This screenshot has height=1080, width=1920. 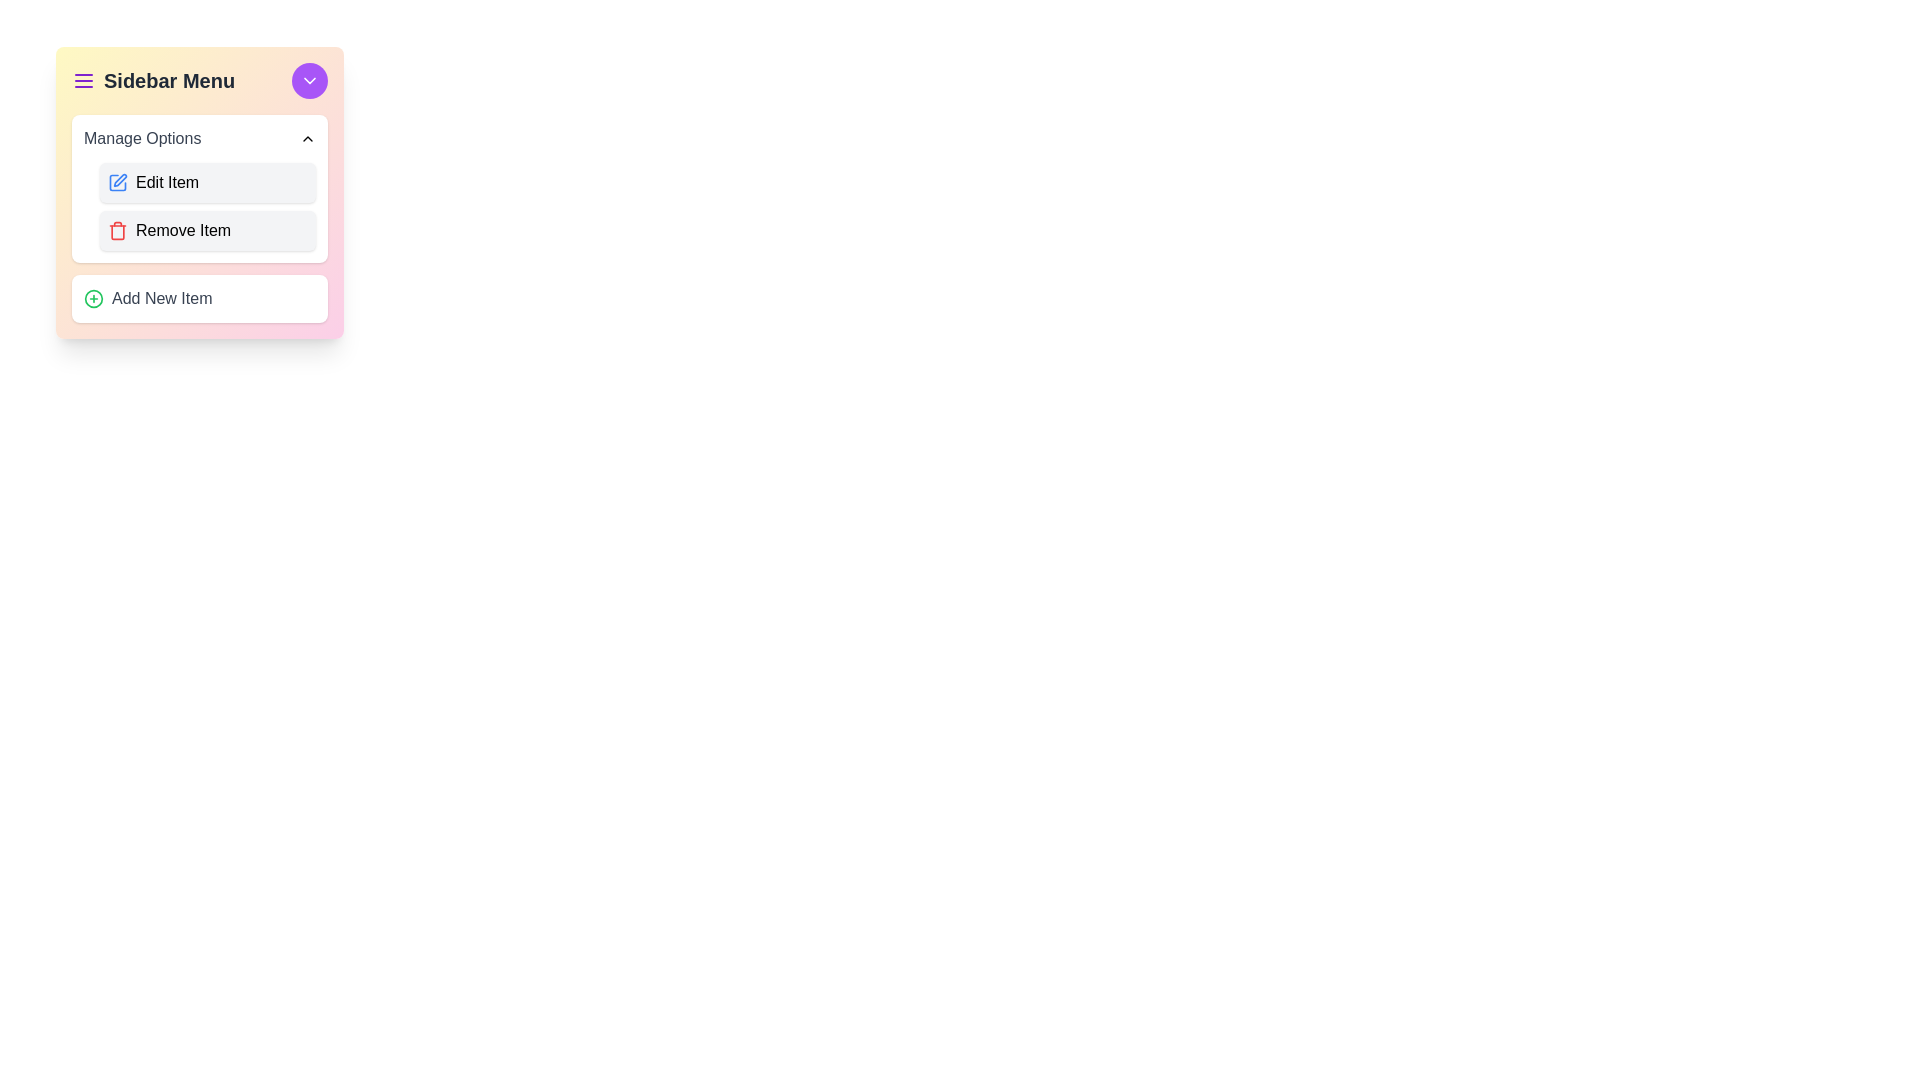 I want to click on the downward-facing chevron icon with a purple background and white stroke lines, located in the purple circular button at the top-right corner of the sidebar menu, so click(x=309, y=80).